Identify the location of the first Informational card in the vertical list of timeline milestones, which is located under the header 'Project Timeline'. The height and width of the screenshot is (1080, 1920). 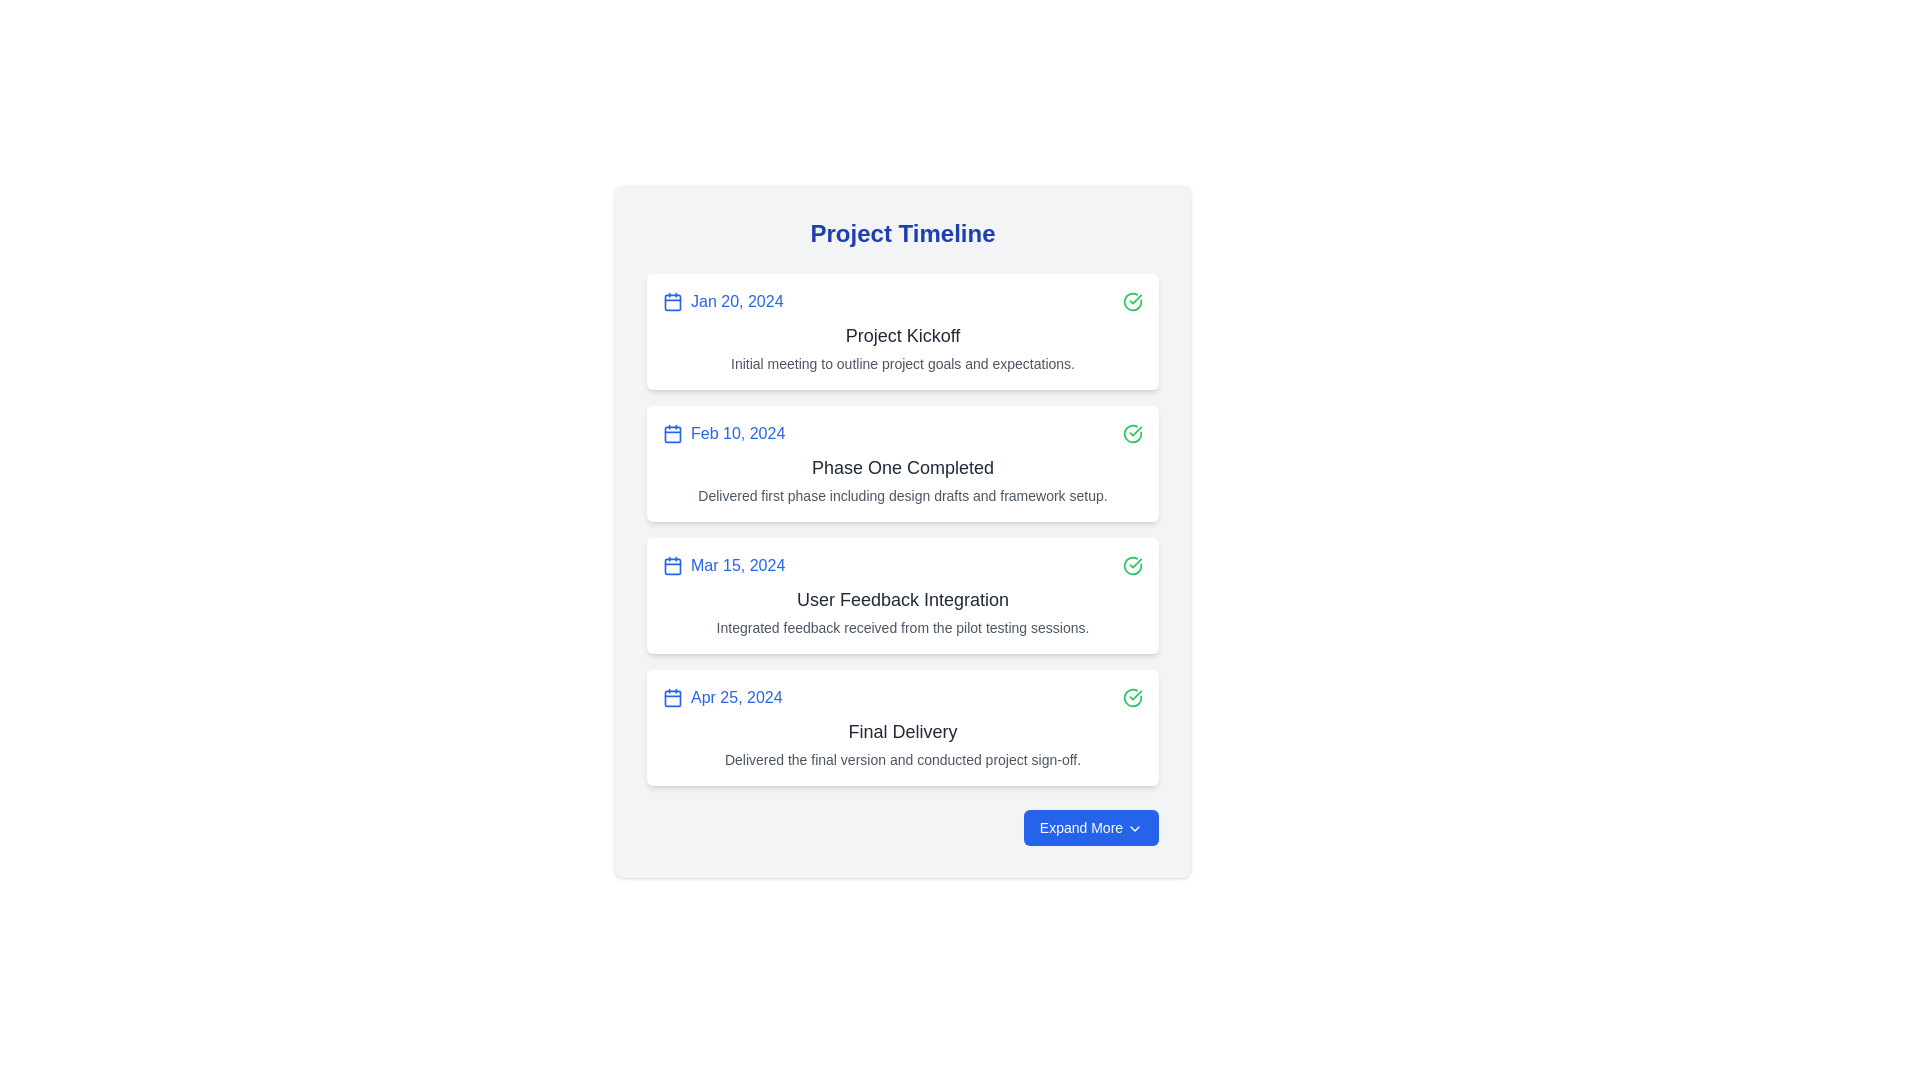
(901, 330).